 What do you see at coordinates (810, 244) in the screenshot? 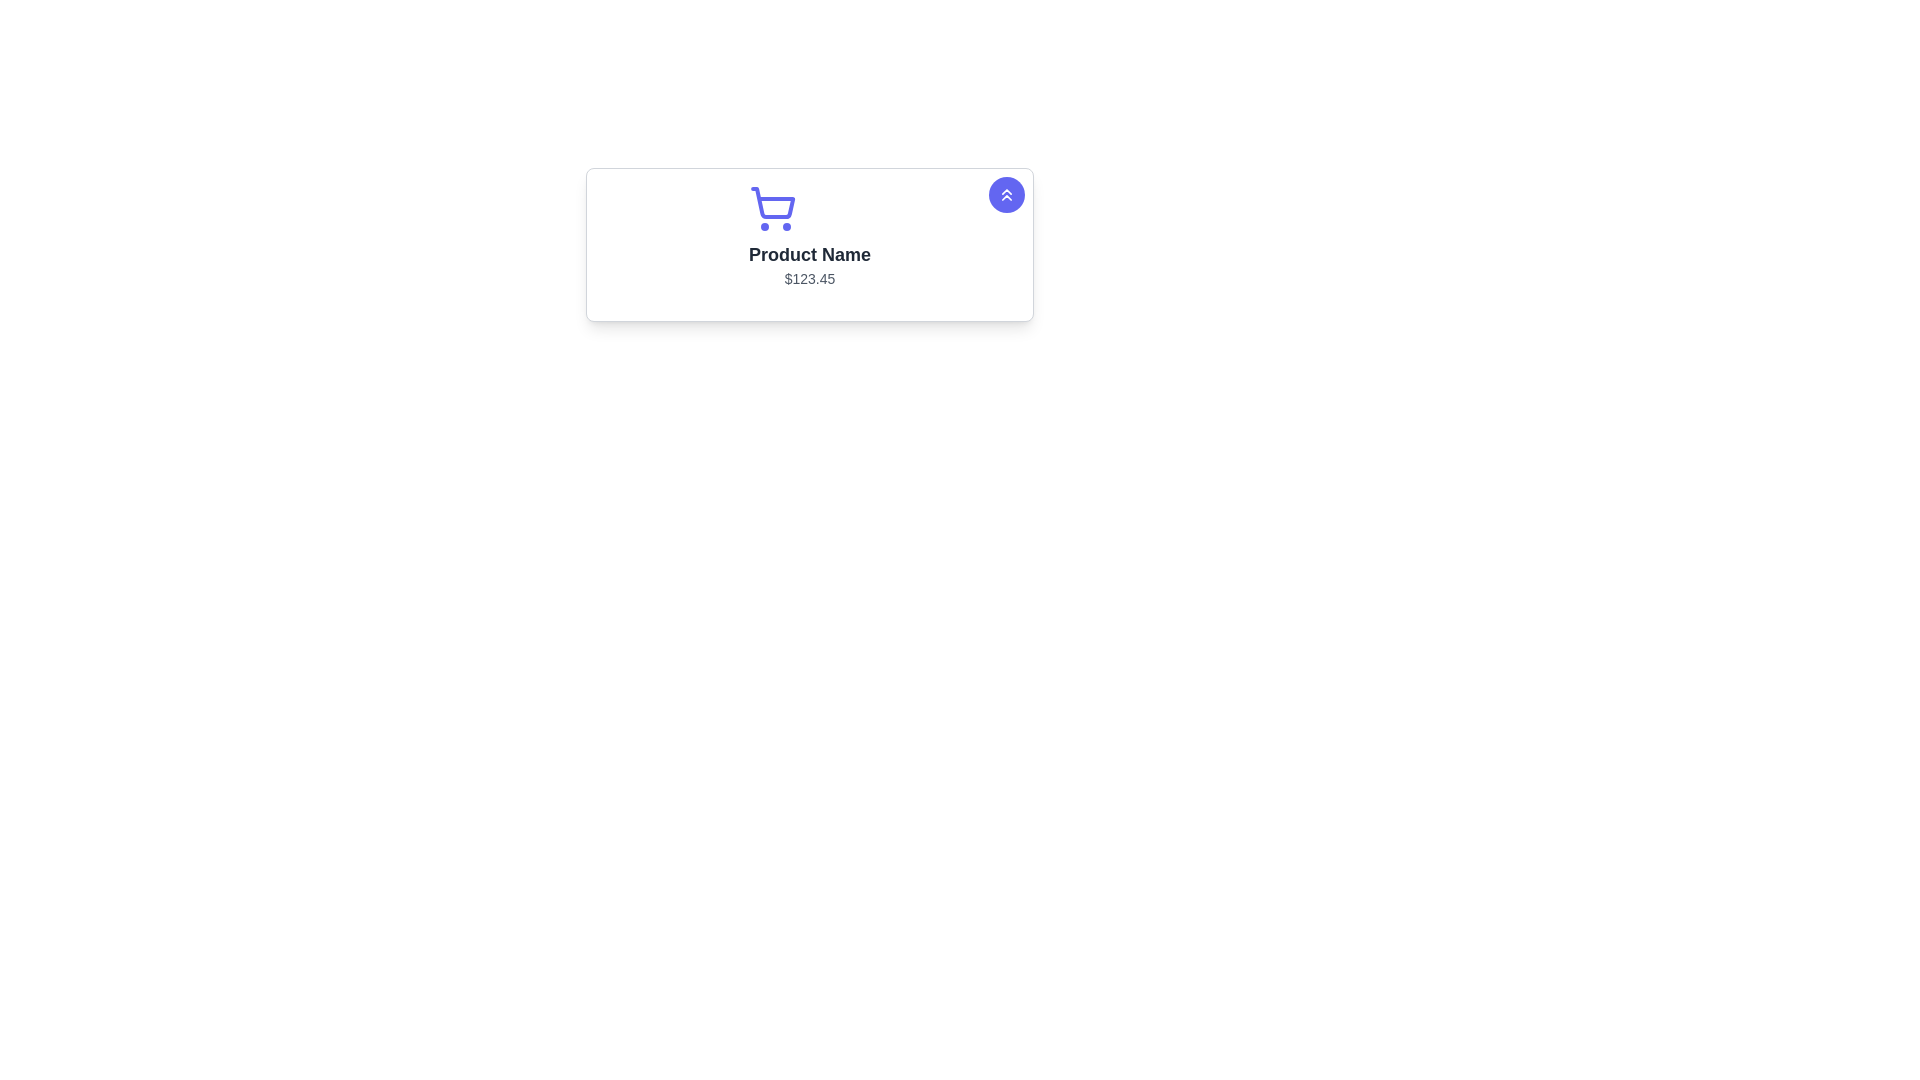
I see `the shopping cart icon in the Information Display Widget that shows the product name 'Product Name' and price '$123.45'` at bounding box center [810, 244].